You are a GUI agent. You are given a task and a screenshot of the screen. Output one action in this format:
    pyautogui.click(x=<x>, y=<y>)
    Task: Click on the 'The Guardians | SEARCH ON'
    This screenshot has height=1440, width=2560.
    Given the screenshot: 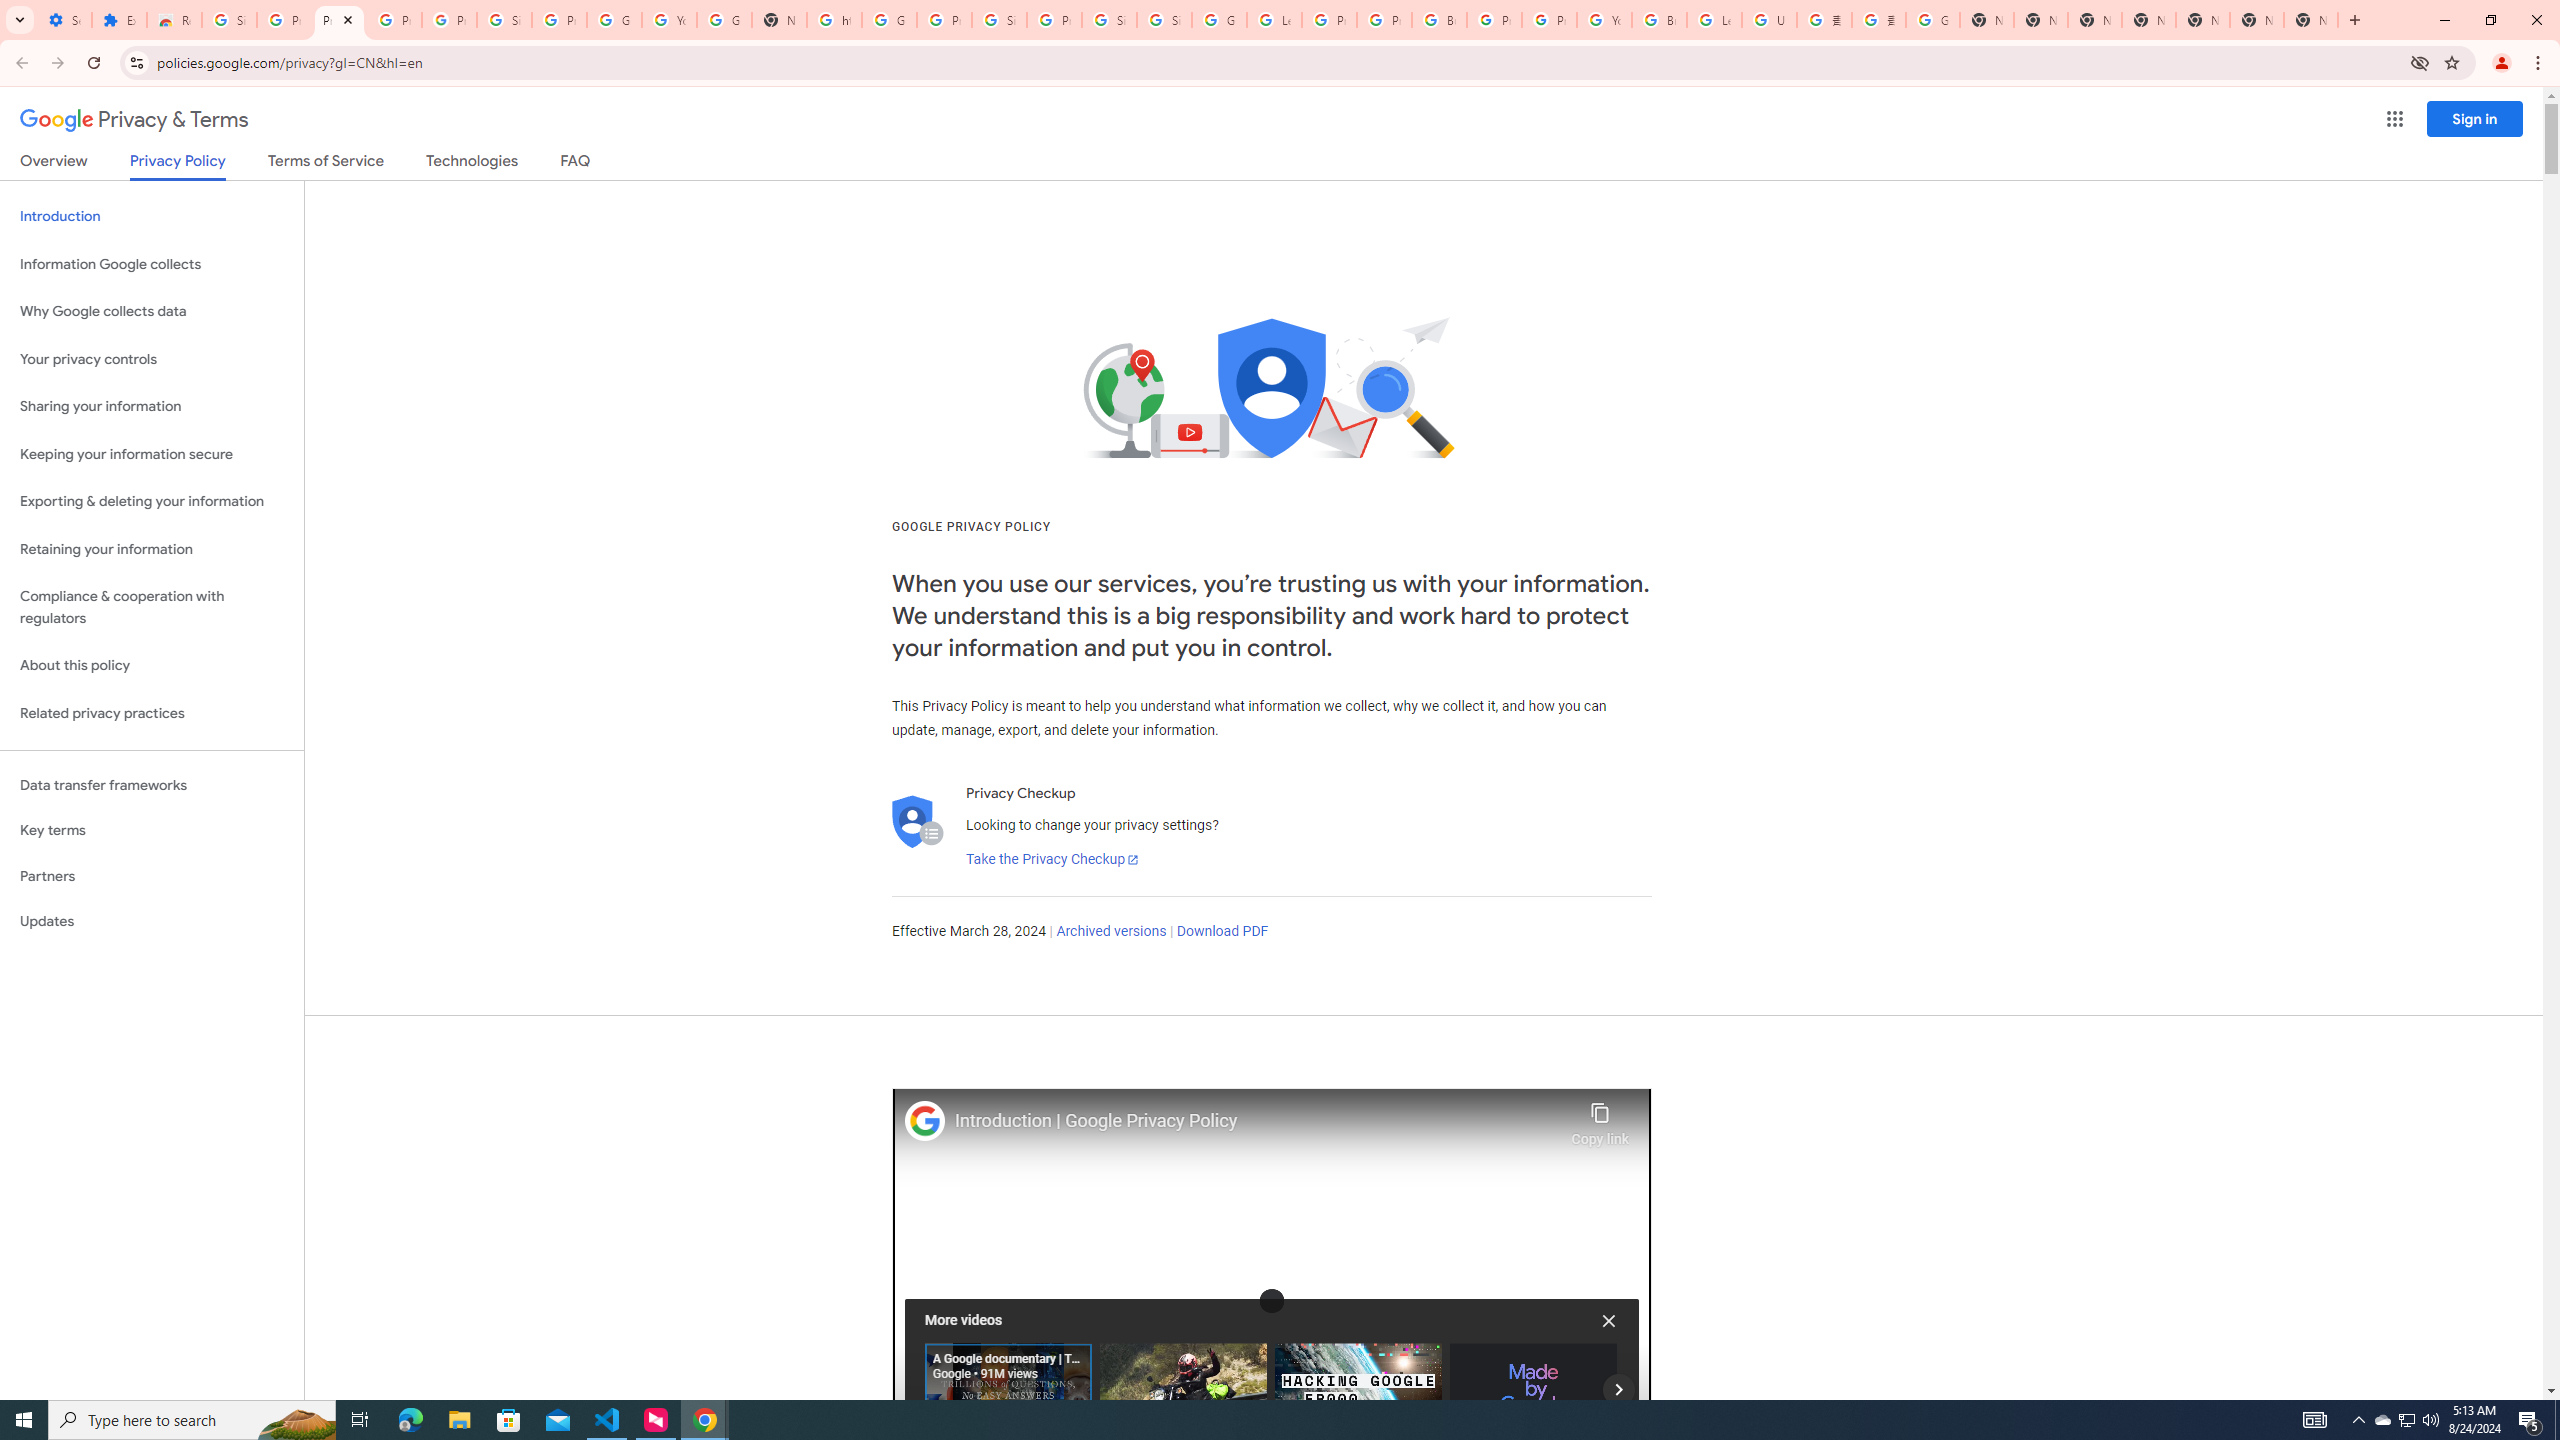 What is the action you would take?
    pyautogui.click(x=1183, y=1387)
    